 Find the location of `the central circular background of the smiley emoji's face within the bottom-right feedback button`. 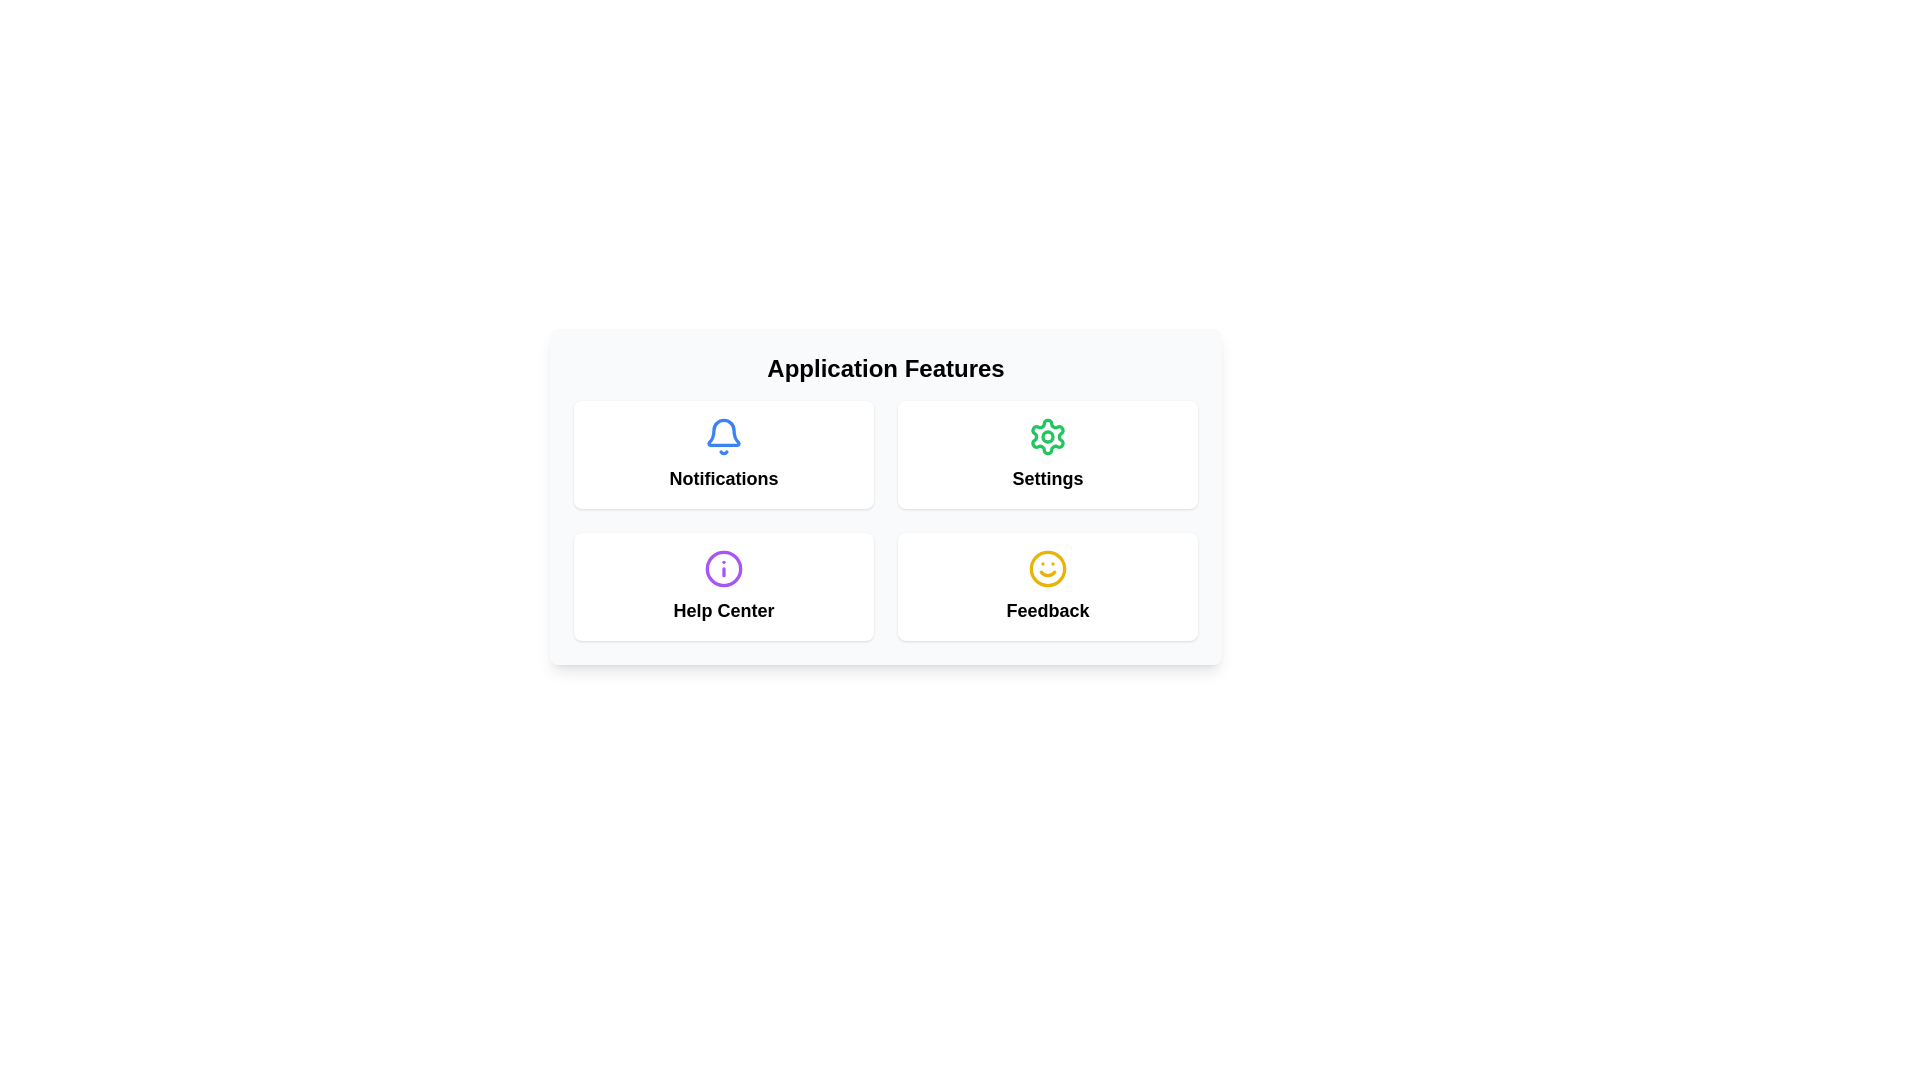

the central circular background of the smiley emoji's face within the bottom-right feedback button is located at coordinates (1046, 569).